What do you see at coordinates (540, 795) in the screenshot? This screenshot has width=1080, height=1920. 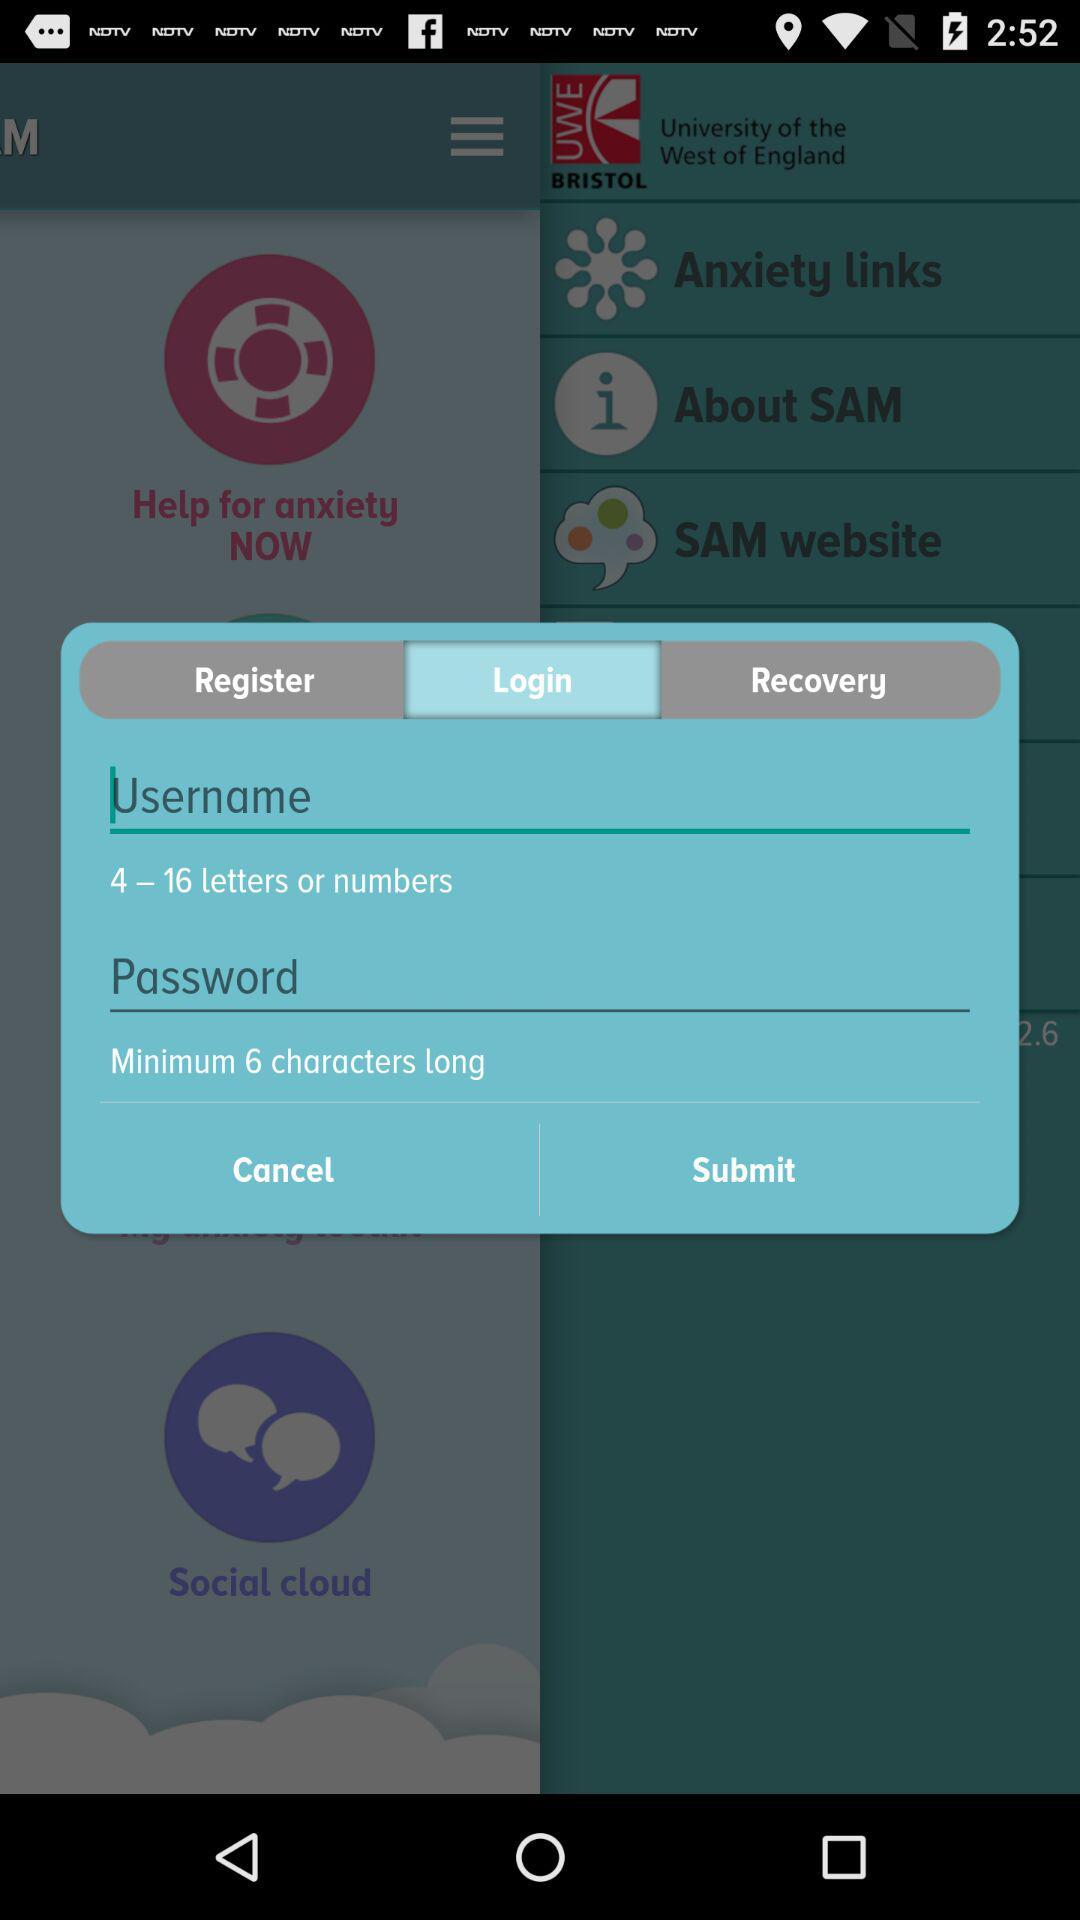 I see `type username for login` at bounding box center [540, 795].